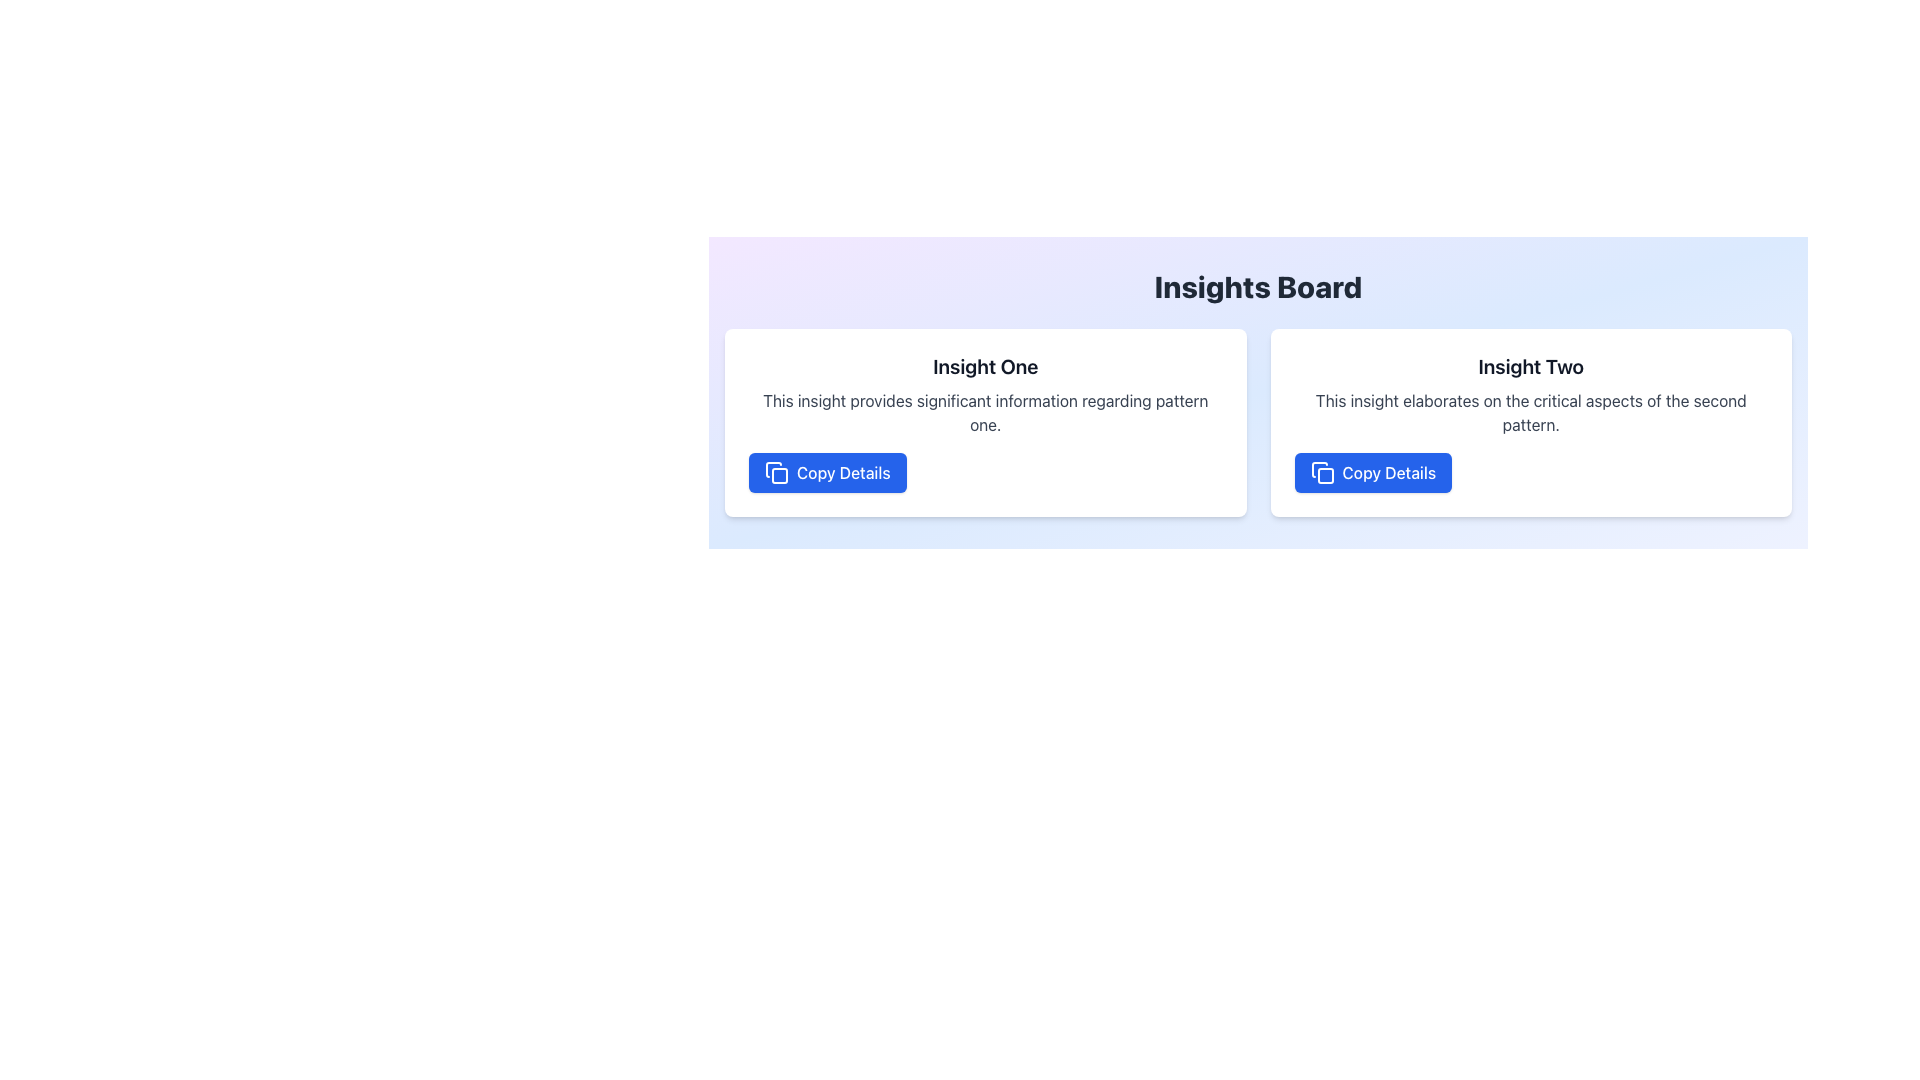 The image size is (1920, 1080). I want to click on the 'Copy Details' button associated with the 'Insight Two' section, so click(1319, 470).